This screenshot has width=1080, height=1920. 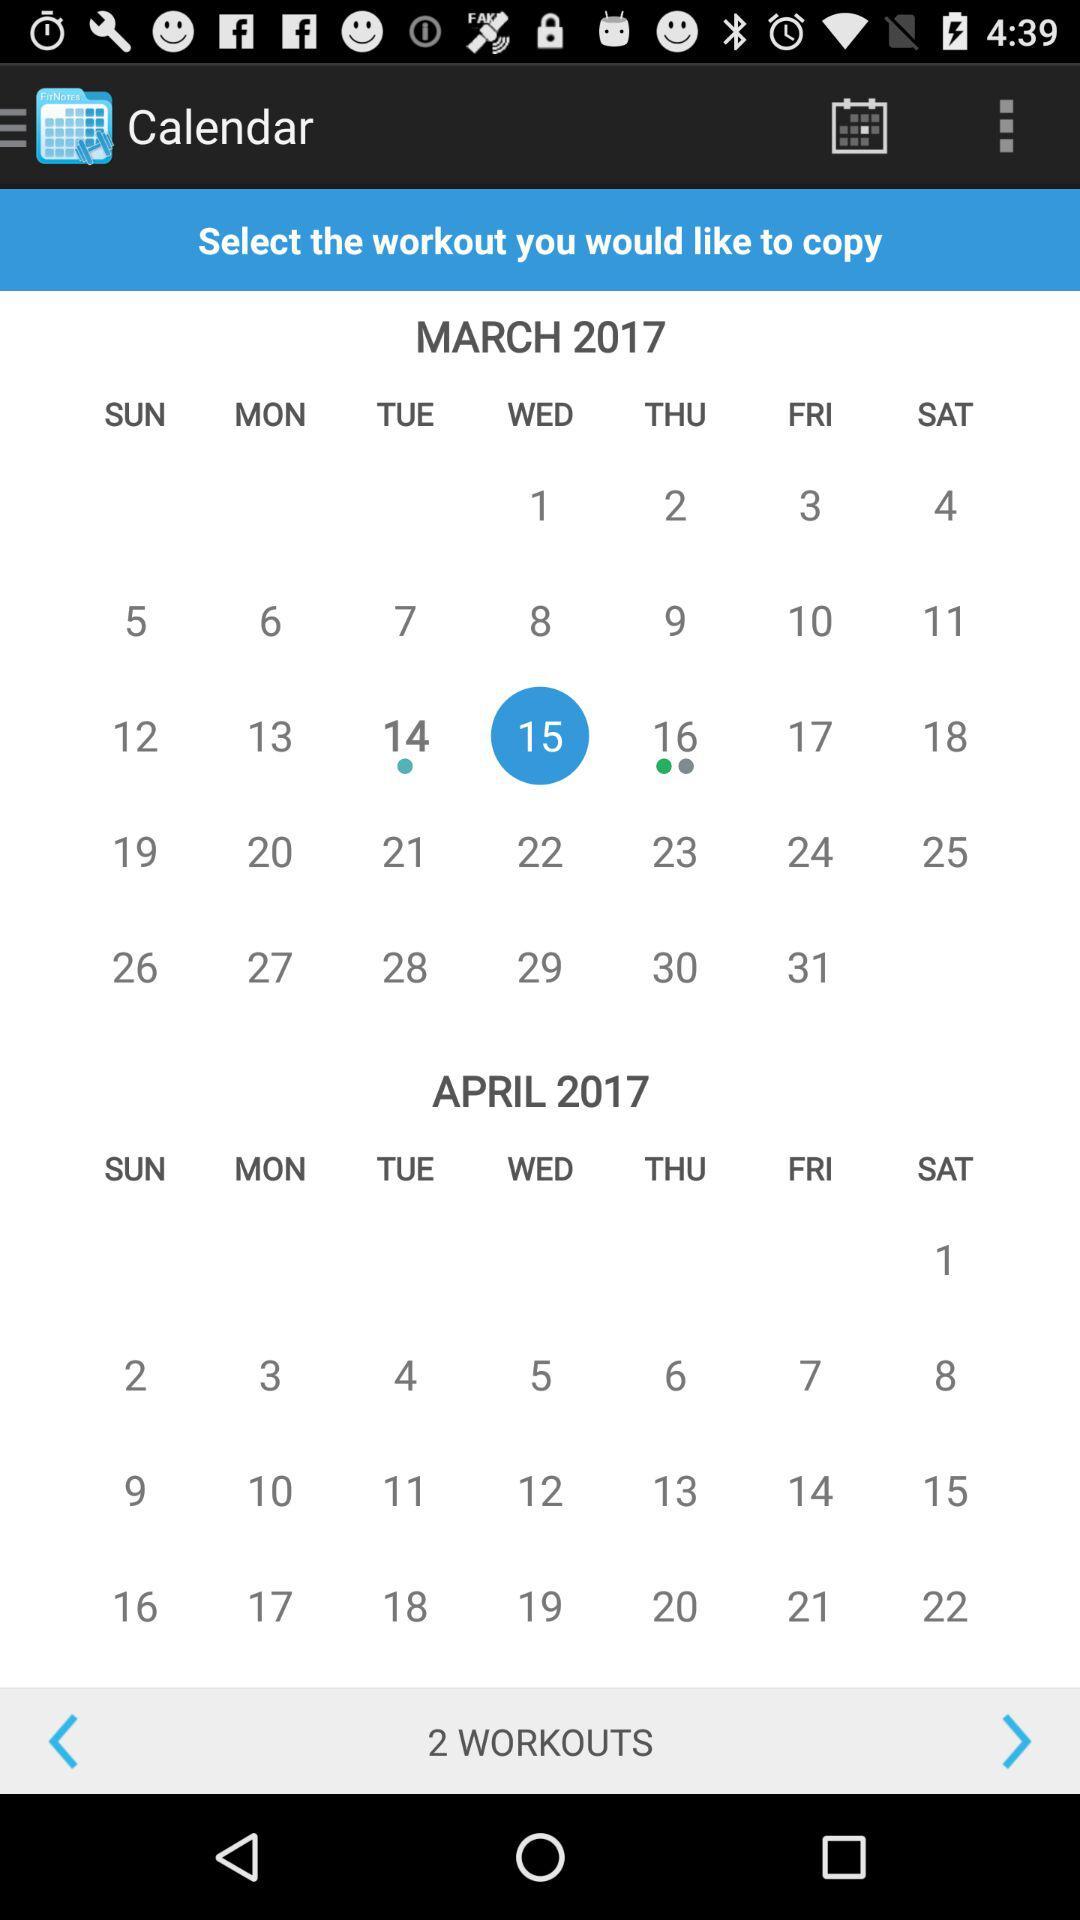 I want to click on previous months, so click(x=135, y=1740).